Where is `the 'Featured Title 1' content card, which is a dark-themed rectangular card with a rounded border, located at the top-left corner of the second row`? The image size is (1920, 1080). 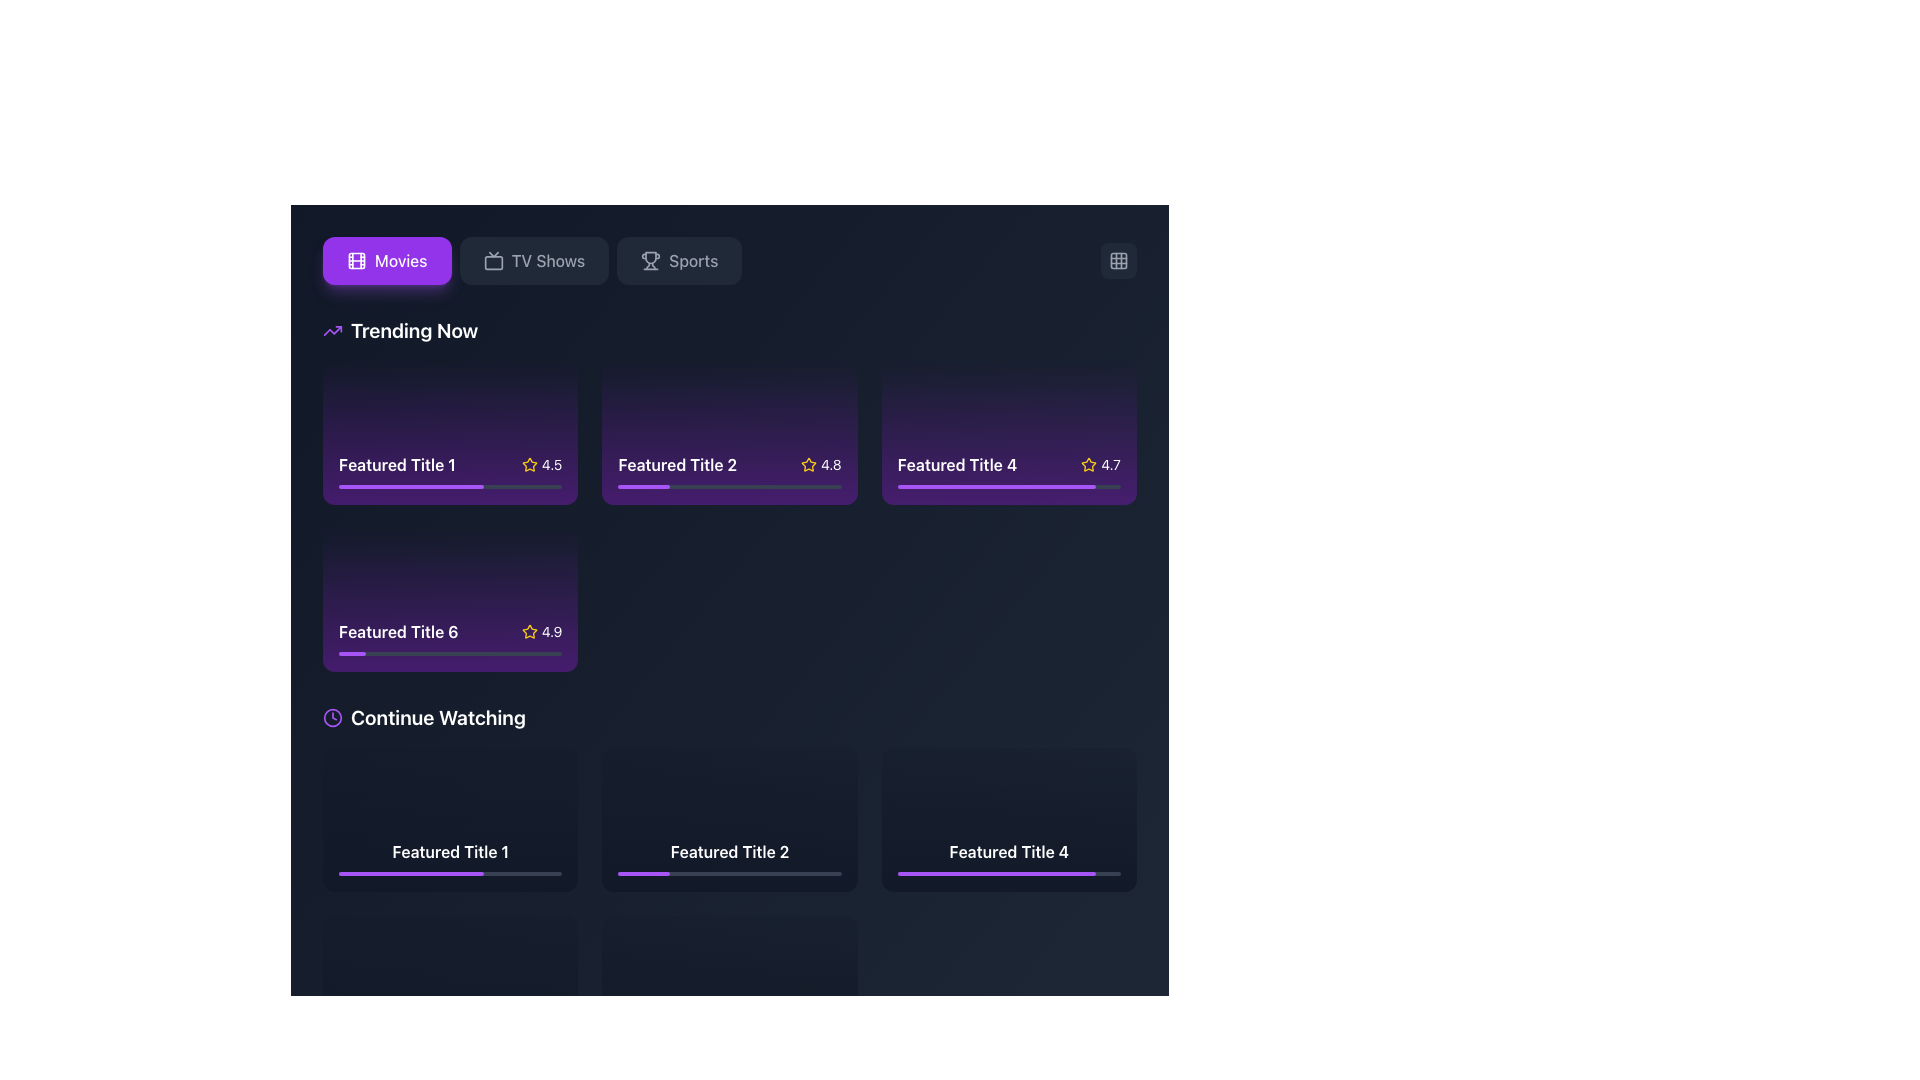
the 'Featured Title 1' content card, which is a dark-themed rectangular card with a rounded border, located at the top-left corner of the second row is located at coordinates (449, 820).